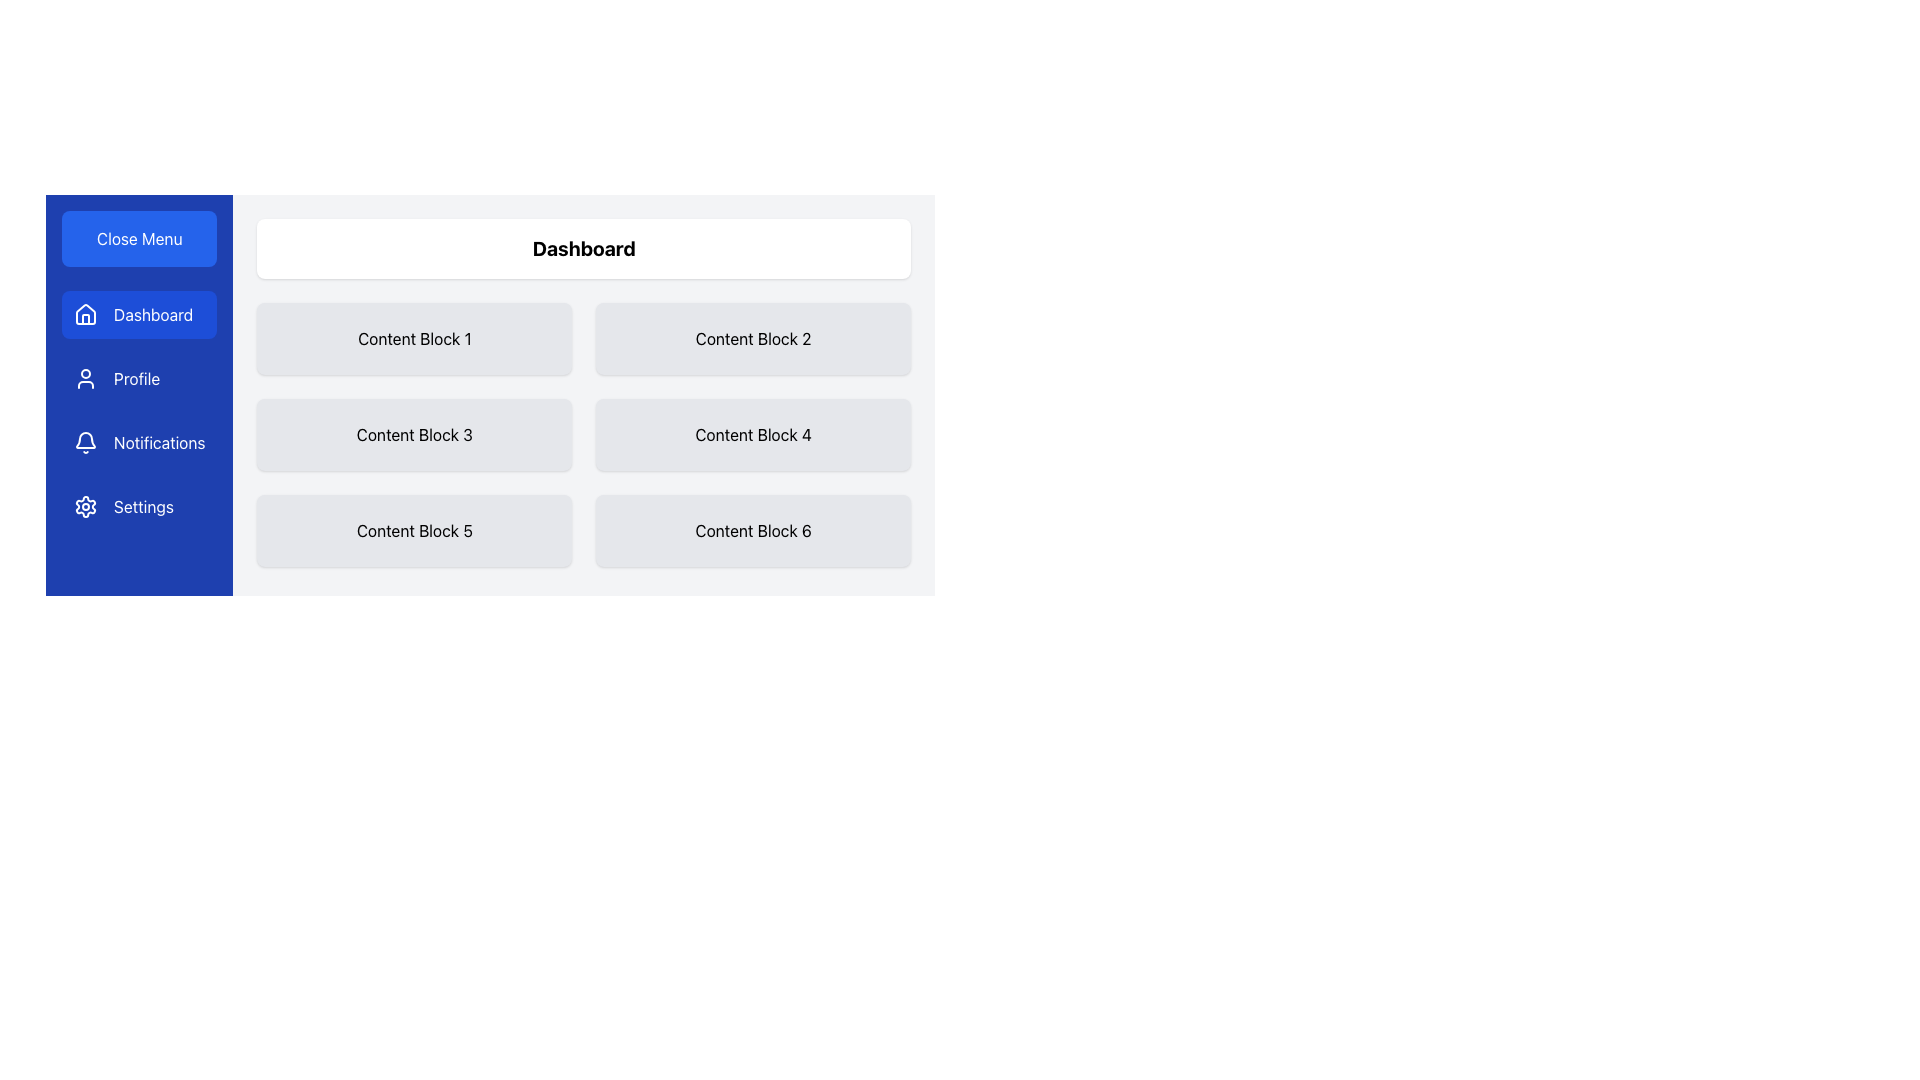  What do you see at coordinates (138, 315) in the screenshot?
I see `the navigation button that links to the dashboard section of the application, located in the vertical navigation sidebar just below the 'Close Menu' button` at bounding box center [138, 315].